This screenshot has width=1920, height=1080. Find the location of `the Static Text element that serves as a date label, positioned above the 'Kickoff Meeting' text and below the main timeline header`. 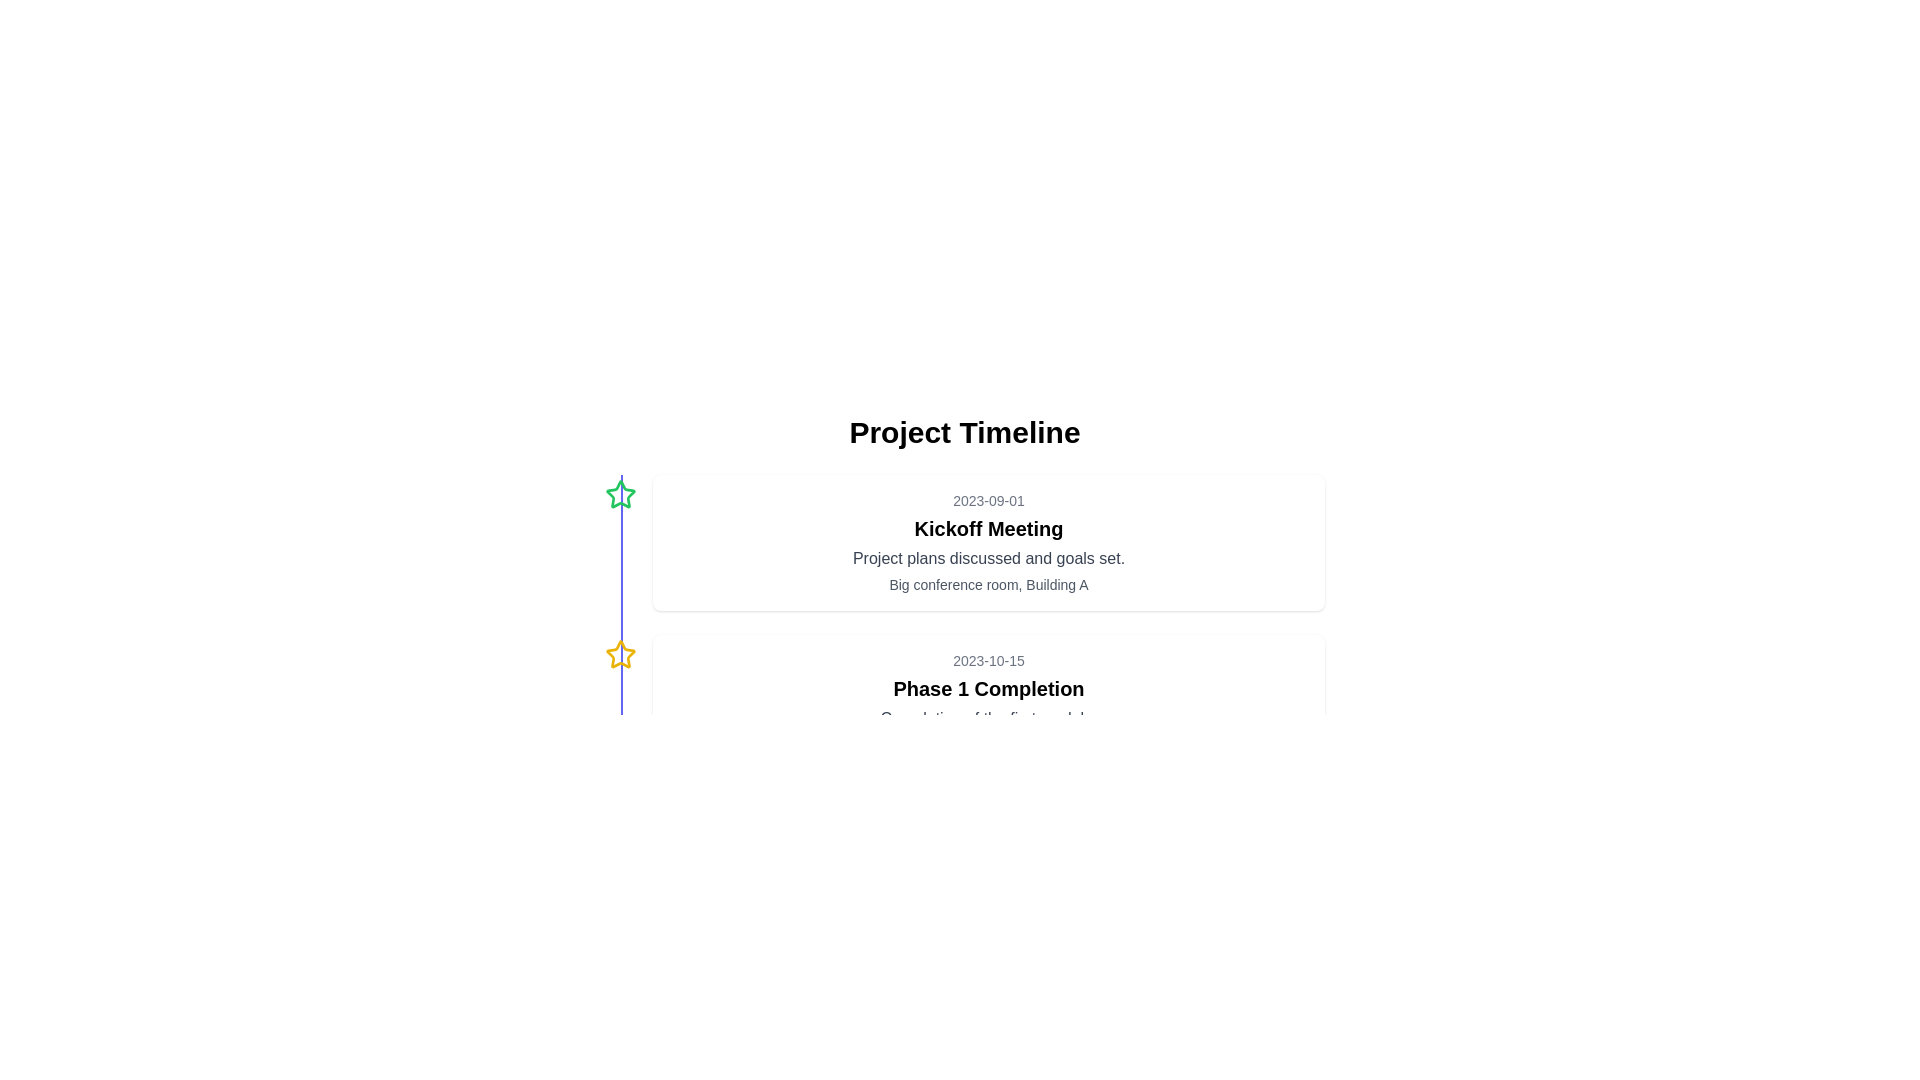

the Static Text element that serves as a date label, positioned above the 'Kickoff Meeting' text and below the main timeline header is located at coordinates (988, 500).